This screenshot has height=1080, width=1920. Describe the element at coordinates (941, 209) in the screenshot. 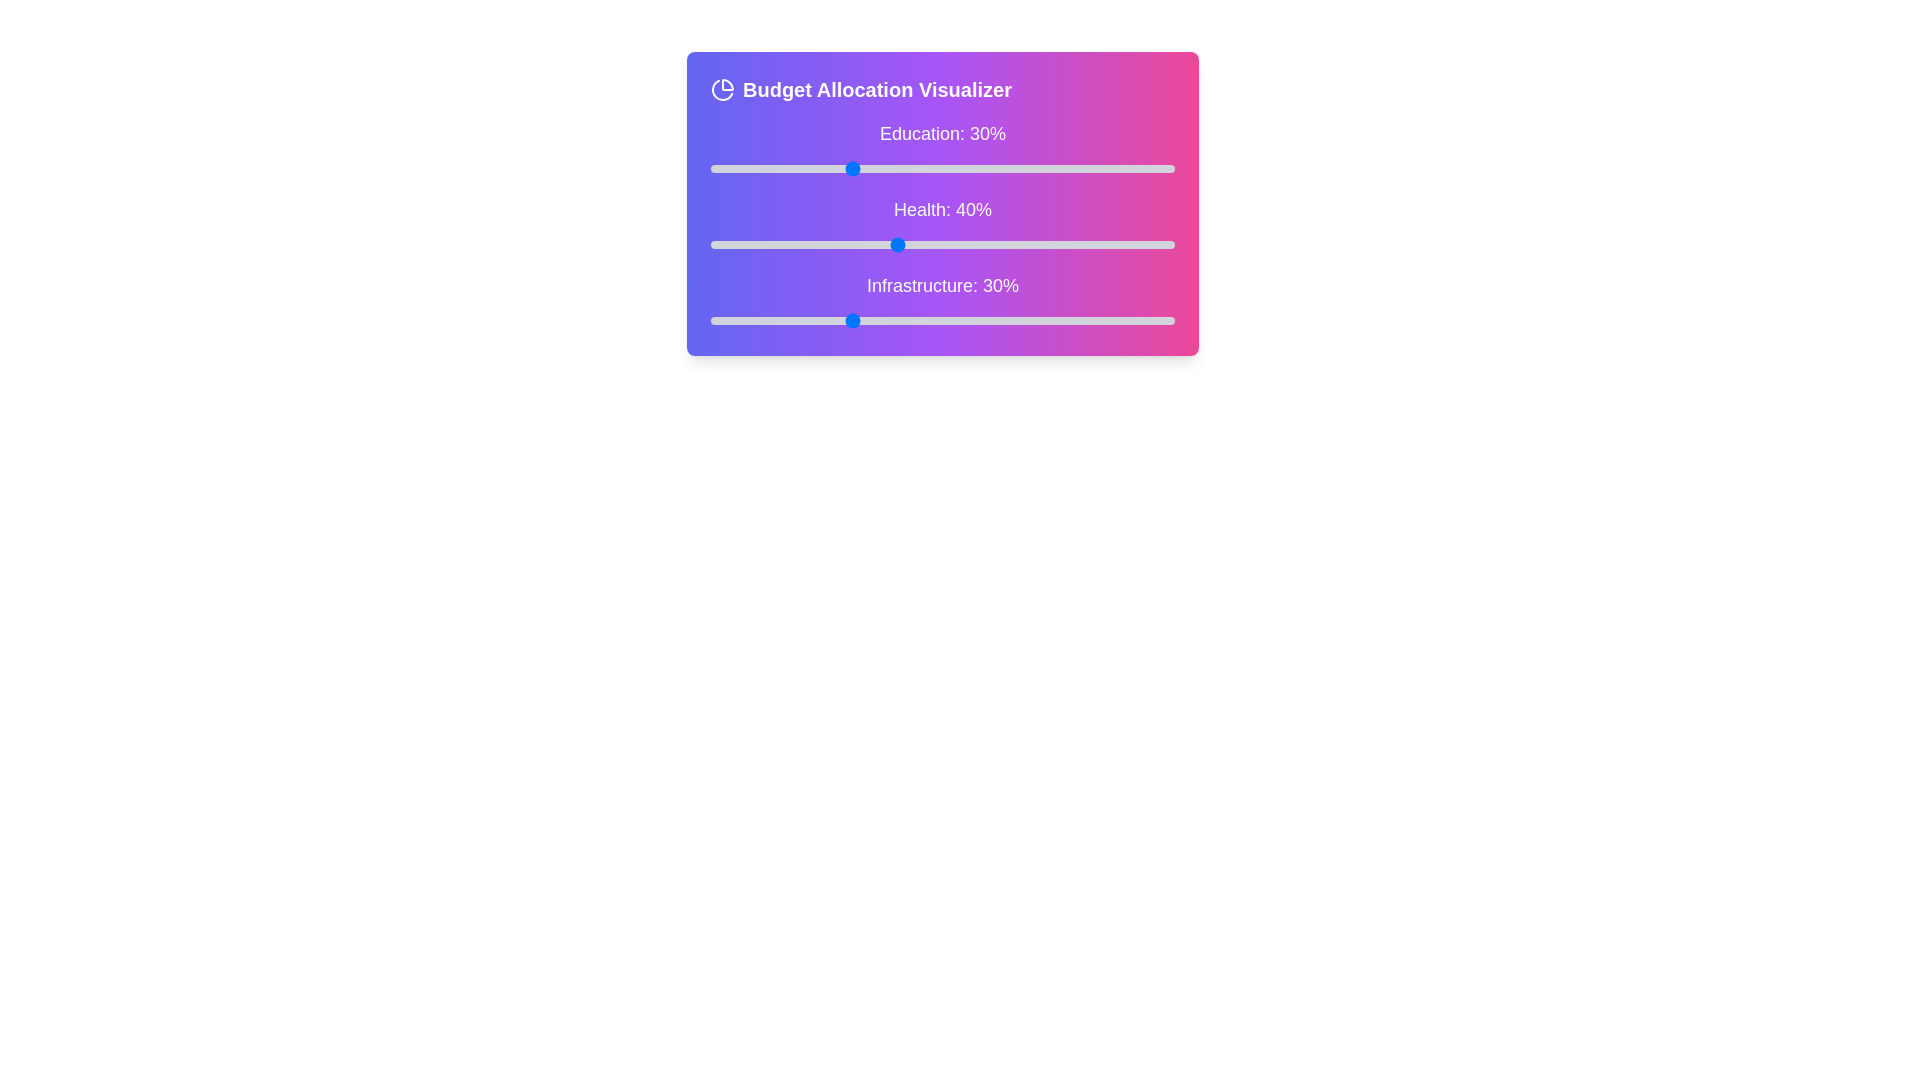

I see `the Health allocation percentage label located in the Budget Allocation Visualizer card, which is positioned centrally below the Education: 30% label and above the Infrastructure: 30% label` at that location.